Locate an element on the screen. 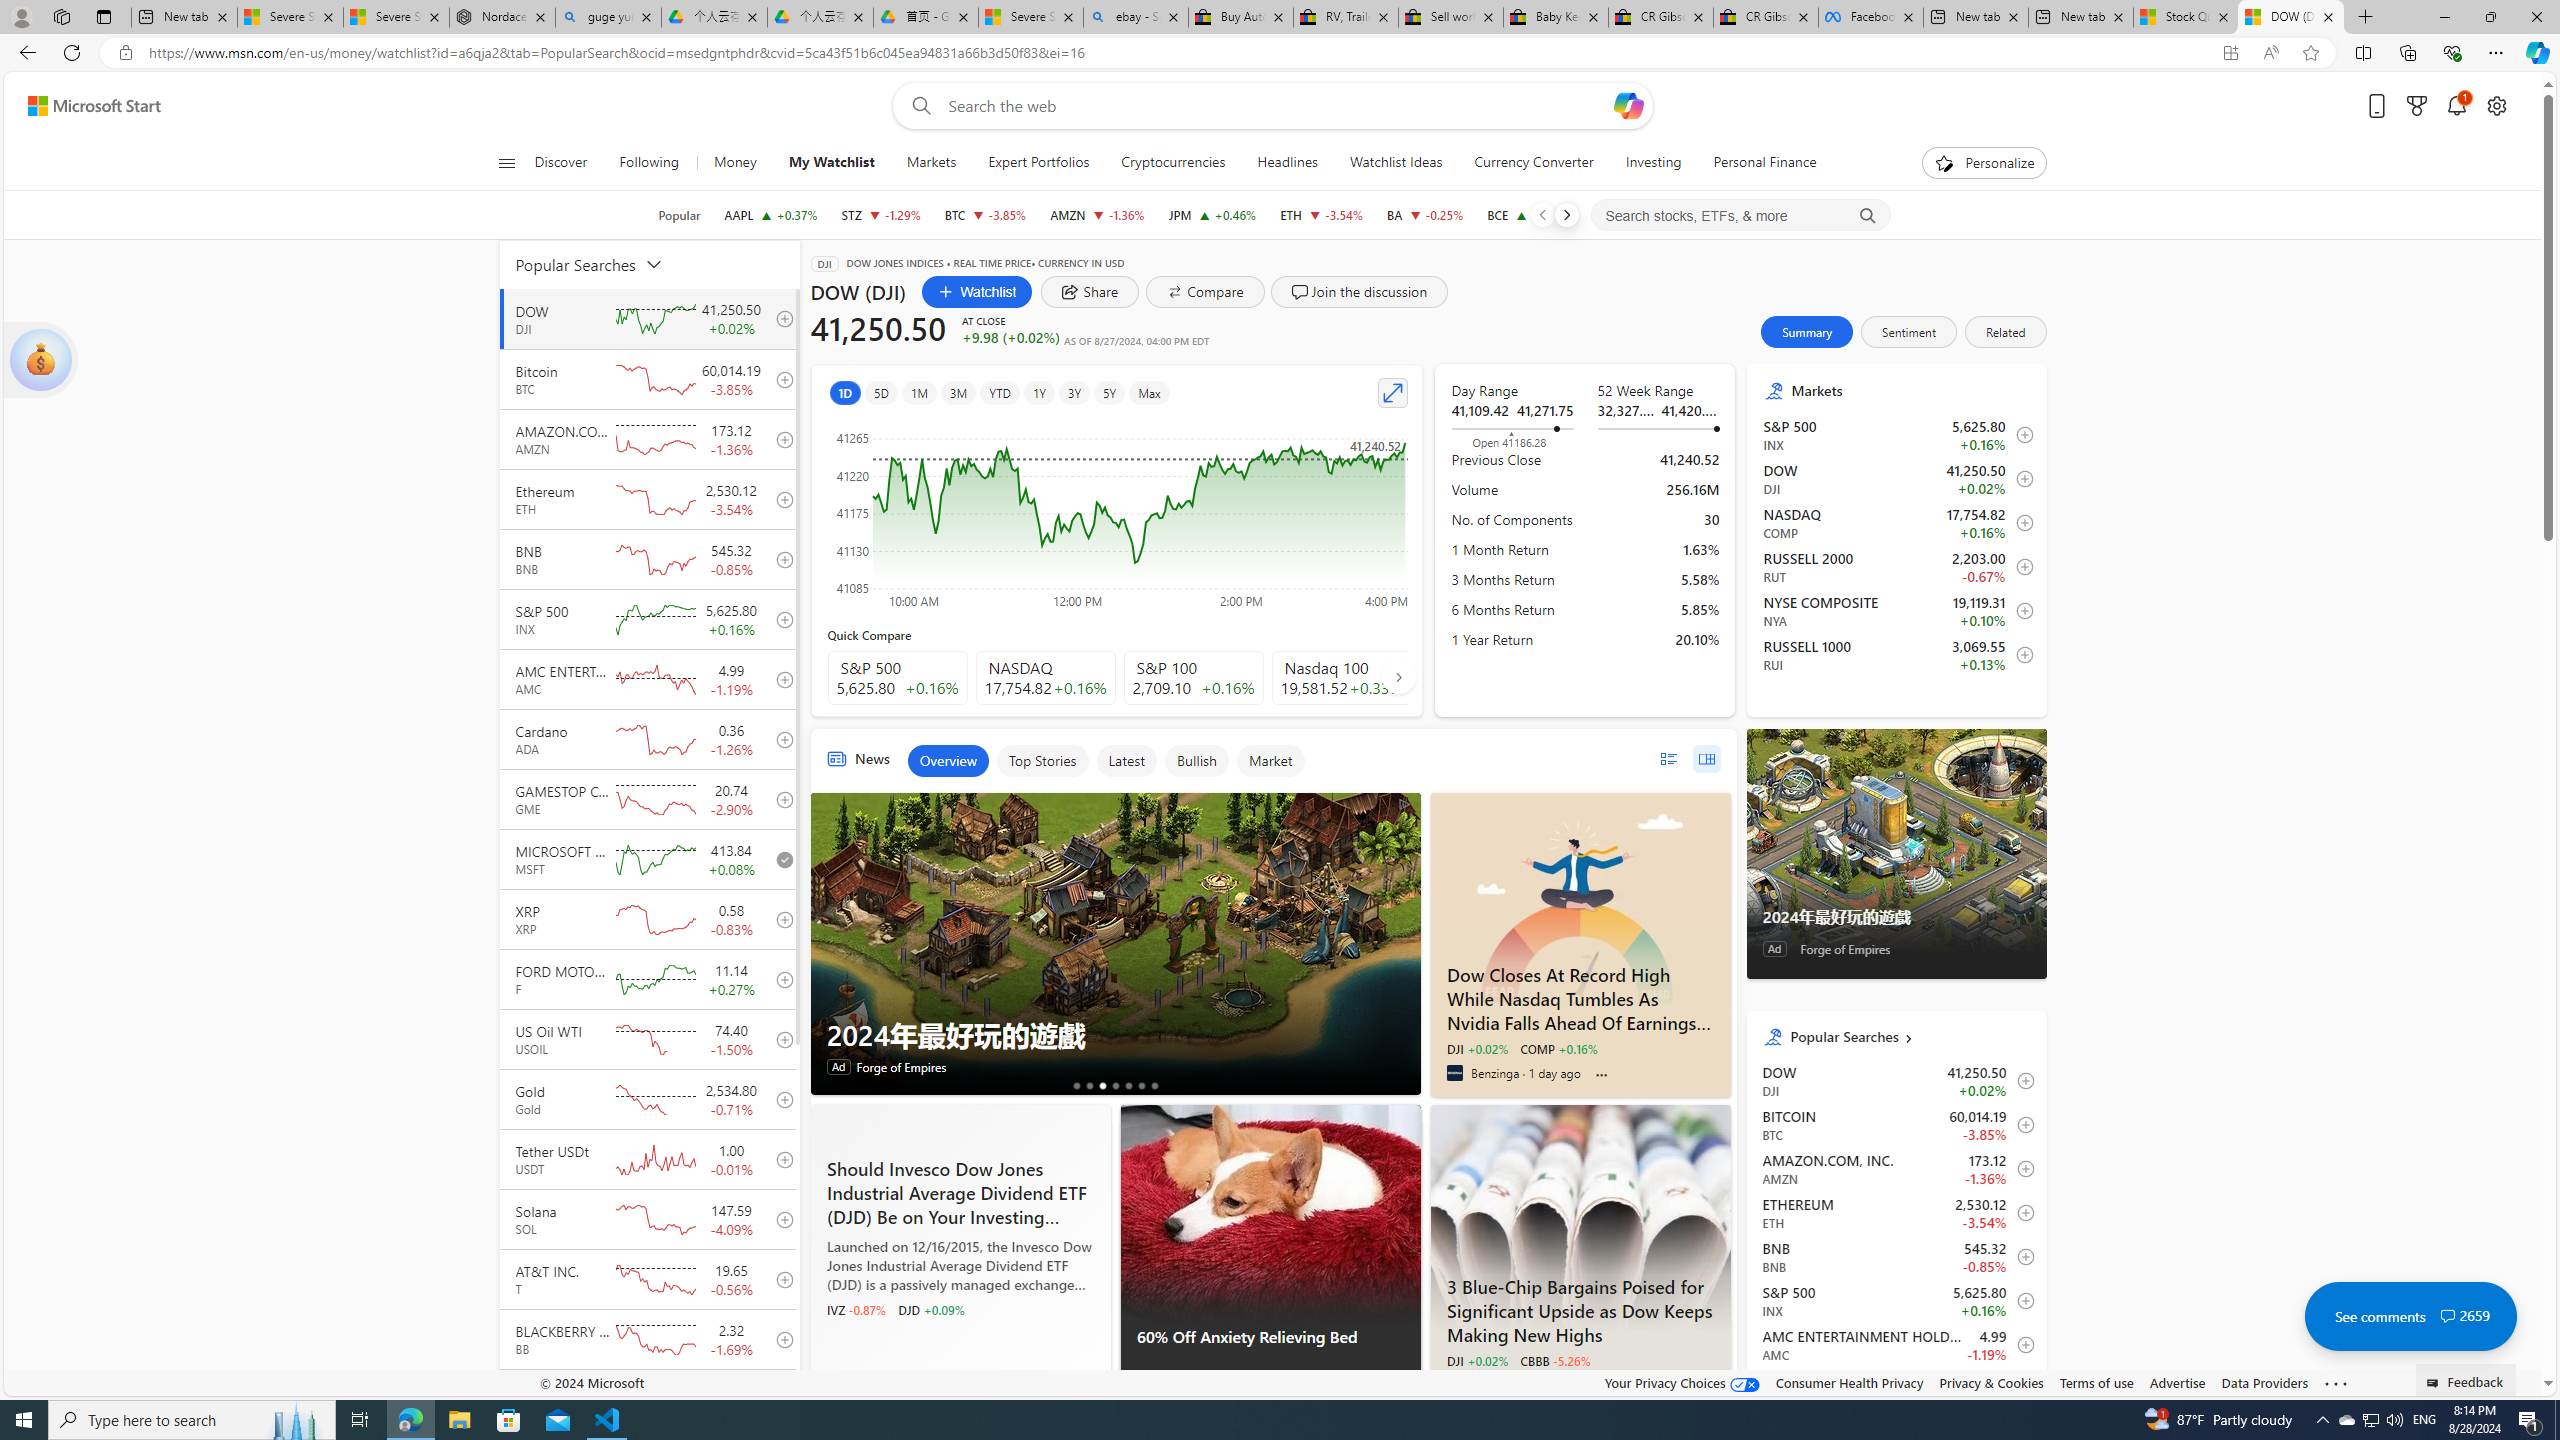  'Watchlist Ideas' is located at coordinates (1395, 162).